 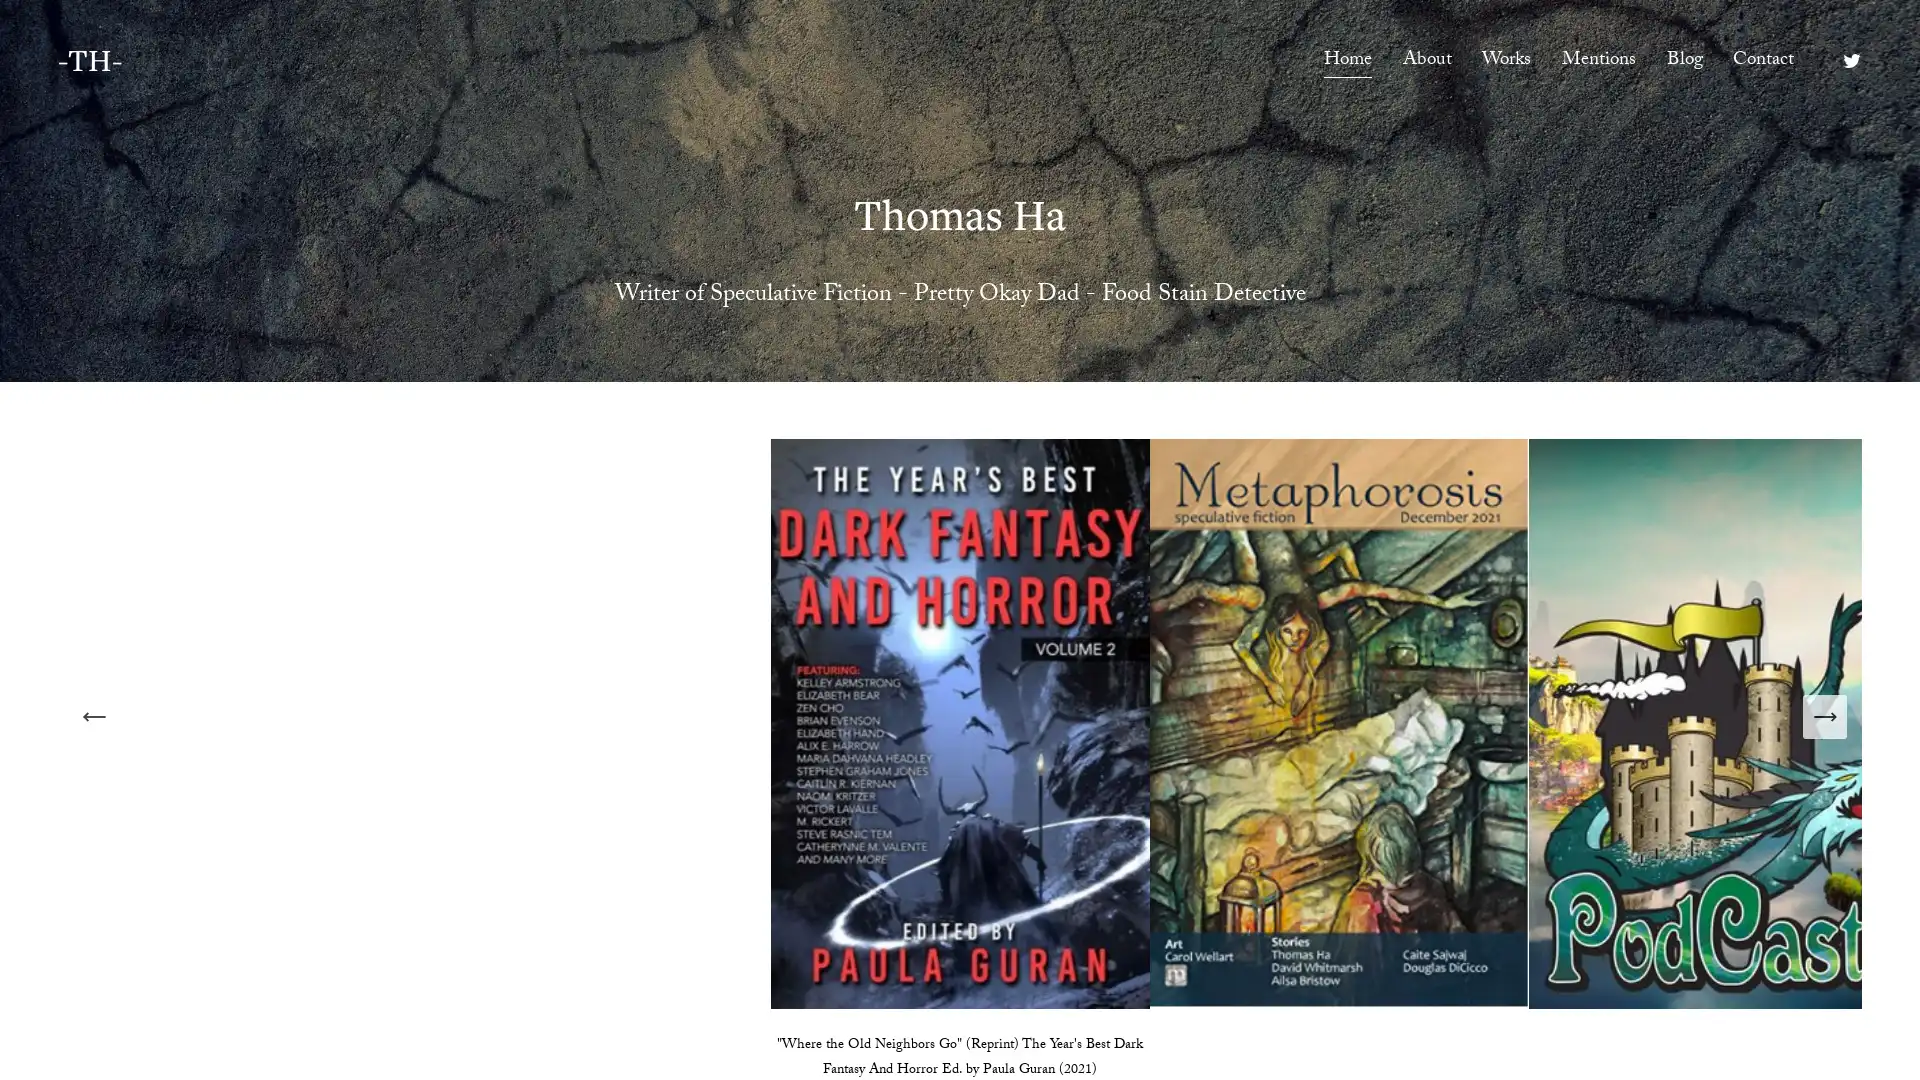 I want to click on Next Slide, so click(x=1824, y=715).